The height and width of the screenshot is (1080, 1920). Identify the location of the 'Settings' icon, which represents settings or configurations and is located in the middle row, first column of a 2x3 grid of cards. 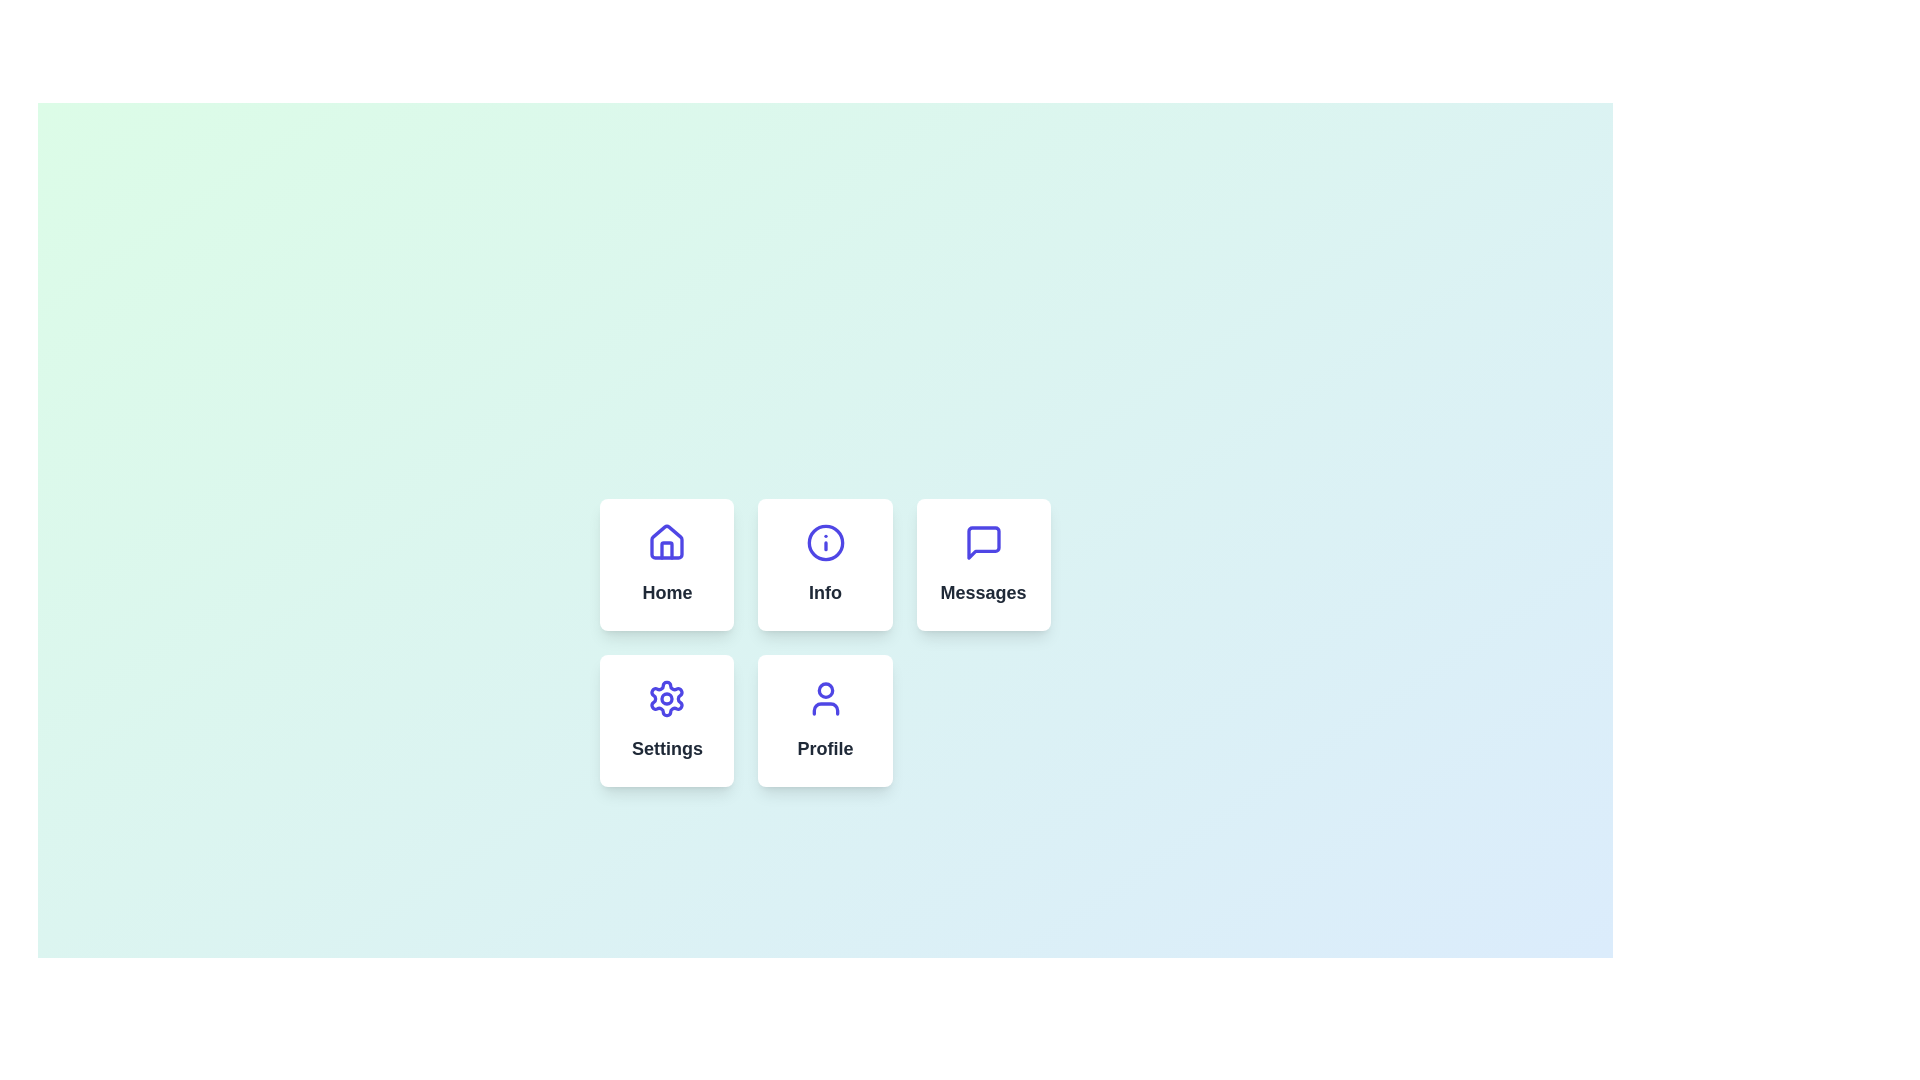
(667, 697).